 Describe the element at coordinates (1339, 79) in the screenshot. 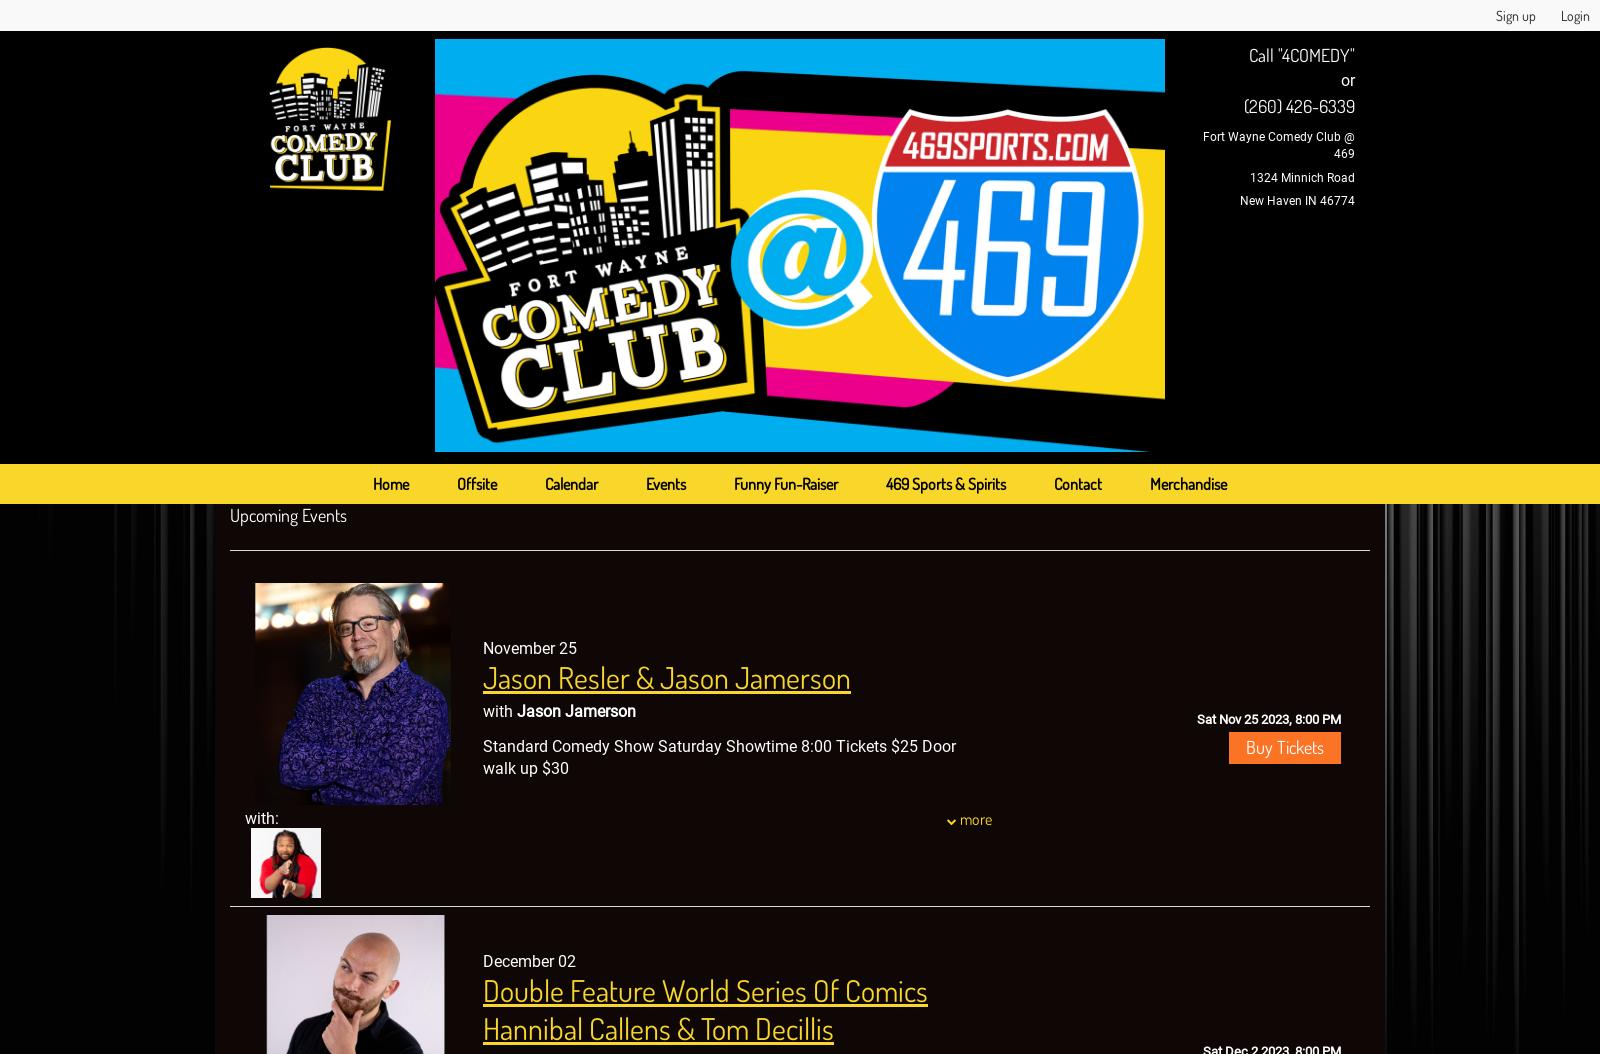

I see `'or'` at that location.